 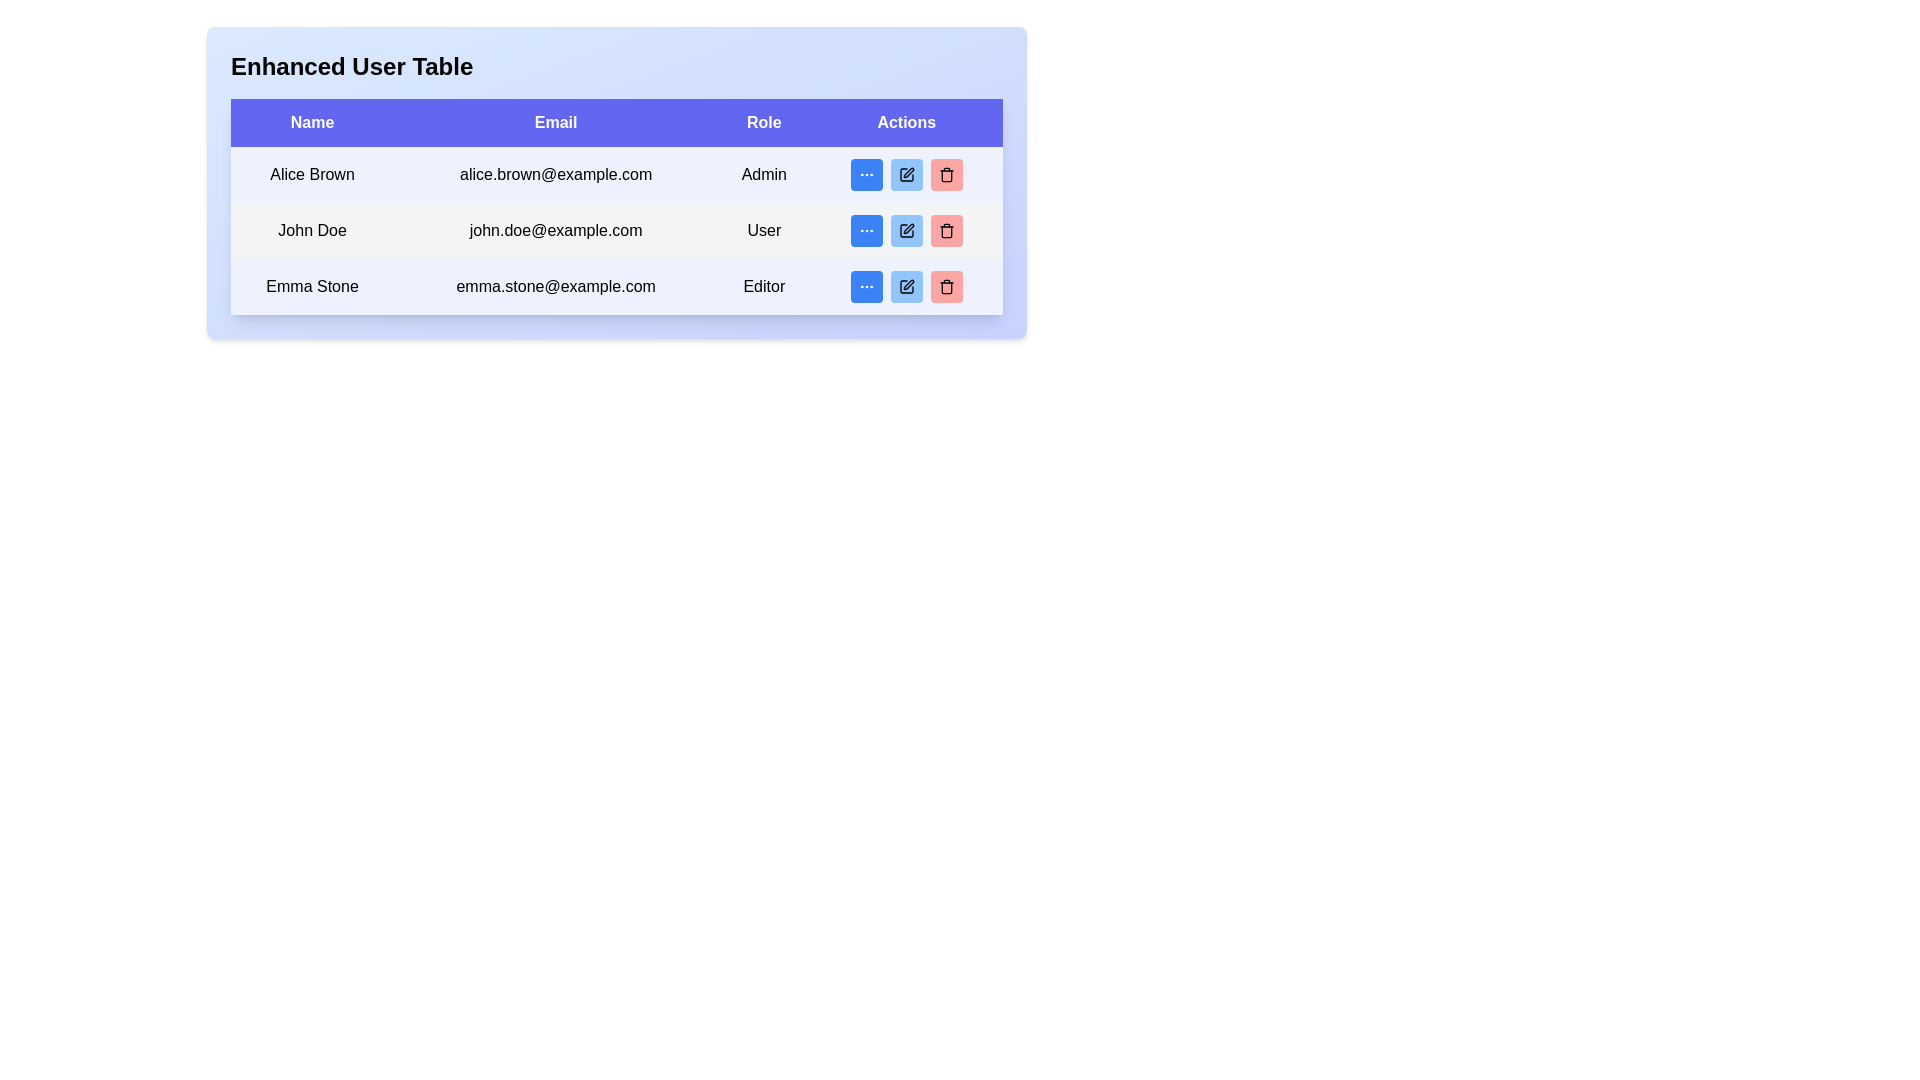 What do you see at coordinates (905, 286) in the screenshot?
I see `the edit button for 'Emma Stone' in the Actions column of the last row` at bounding box center [905, 286].